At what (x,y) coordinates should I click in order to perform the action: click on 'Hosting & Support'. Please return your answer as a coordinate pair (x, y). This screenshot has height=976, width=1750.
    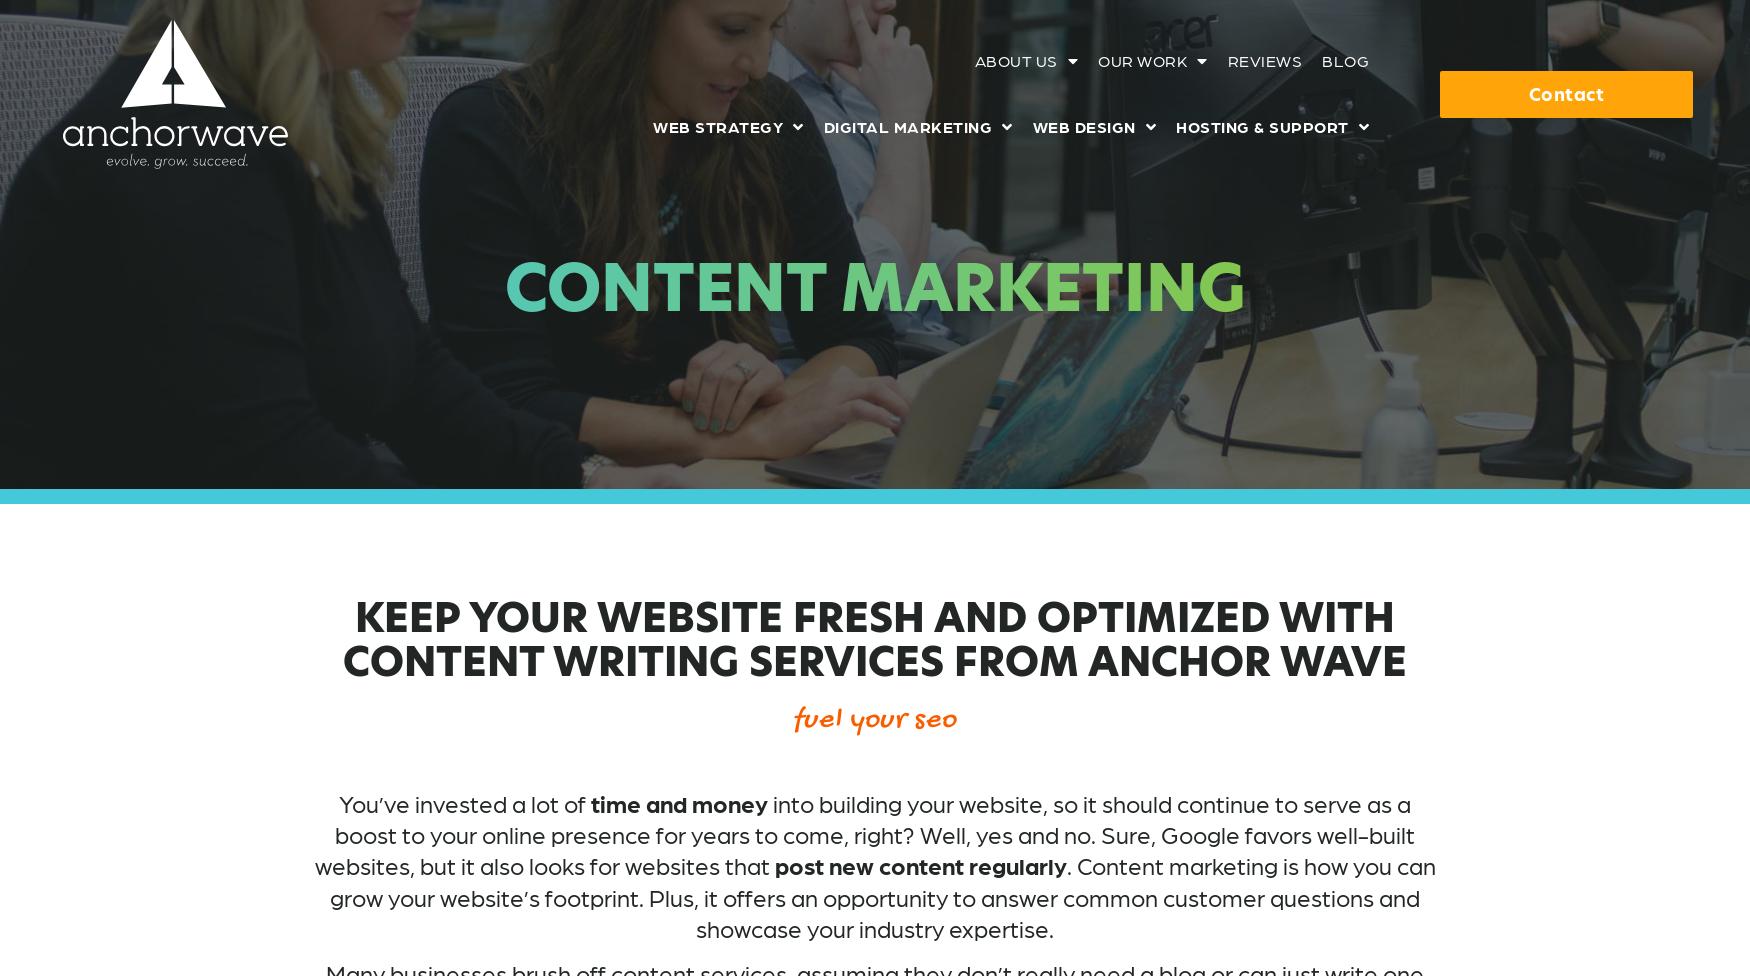
    Looking at the image, I should click on (1175, 125).